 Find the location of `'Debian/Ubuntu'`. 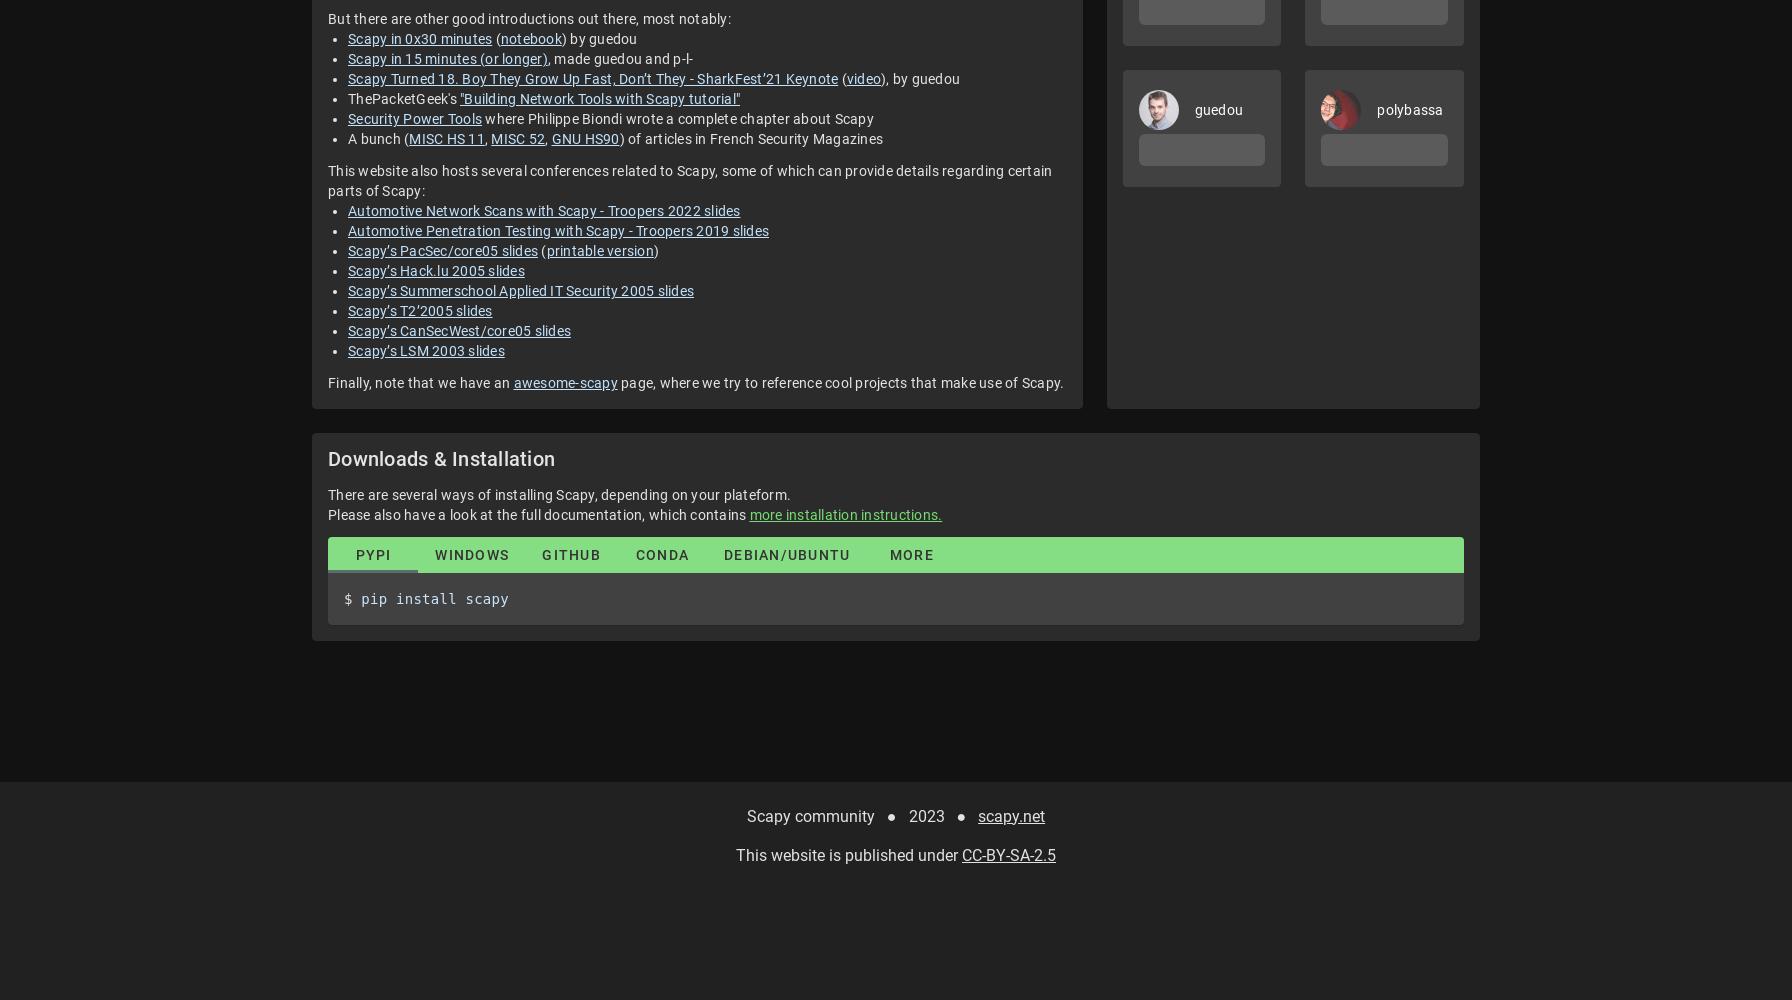

'Debian/Ubuntu' is located at coordinates (787, 555).